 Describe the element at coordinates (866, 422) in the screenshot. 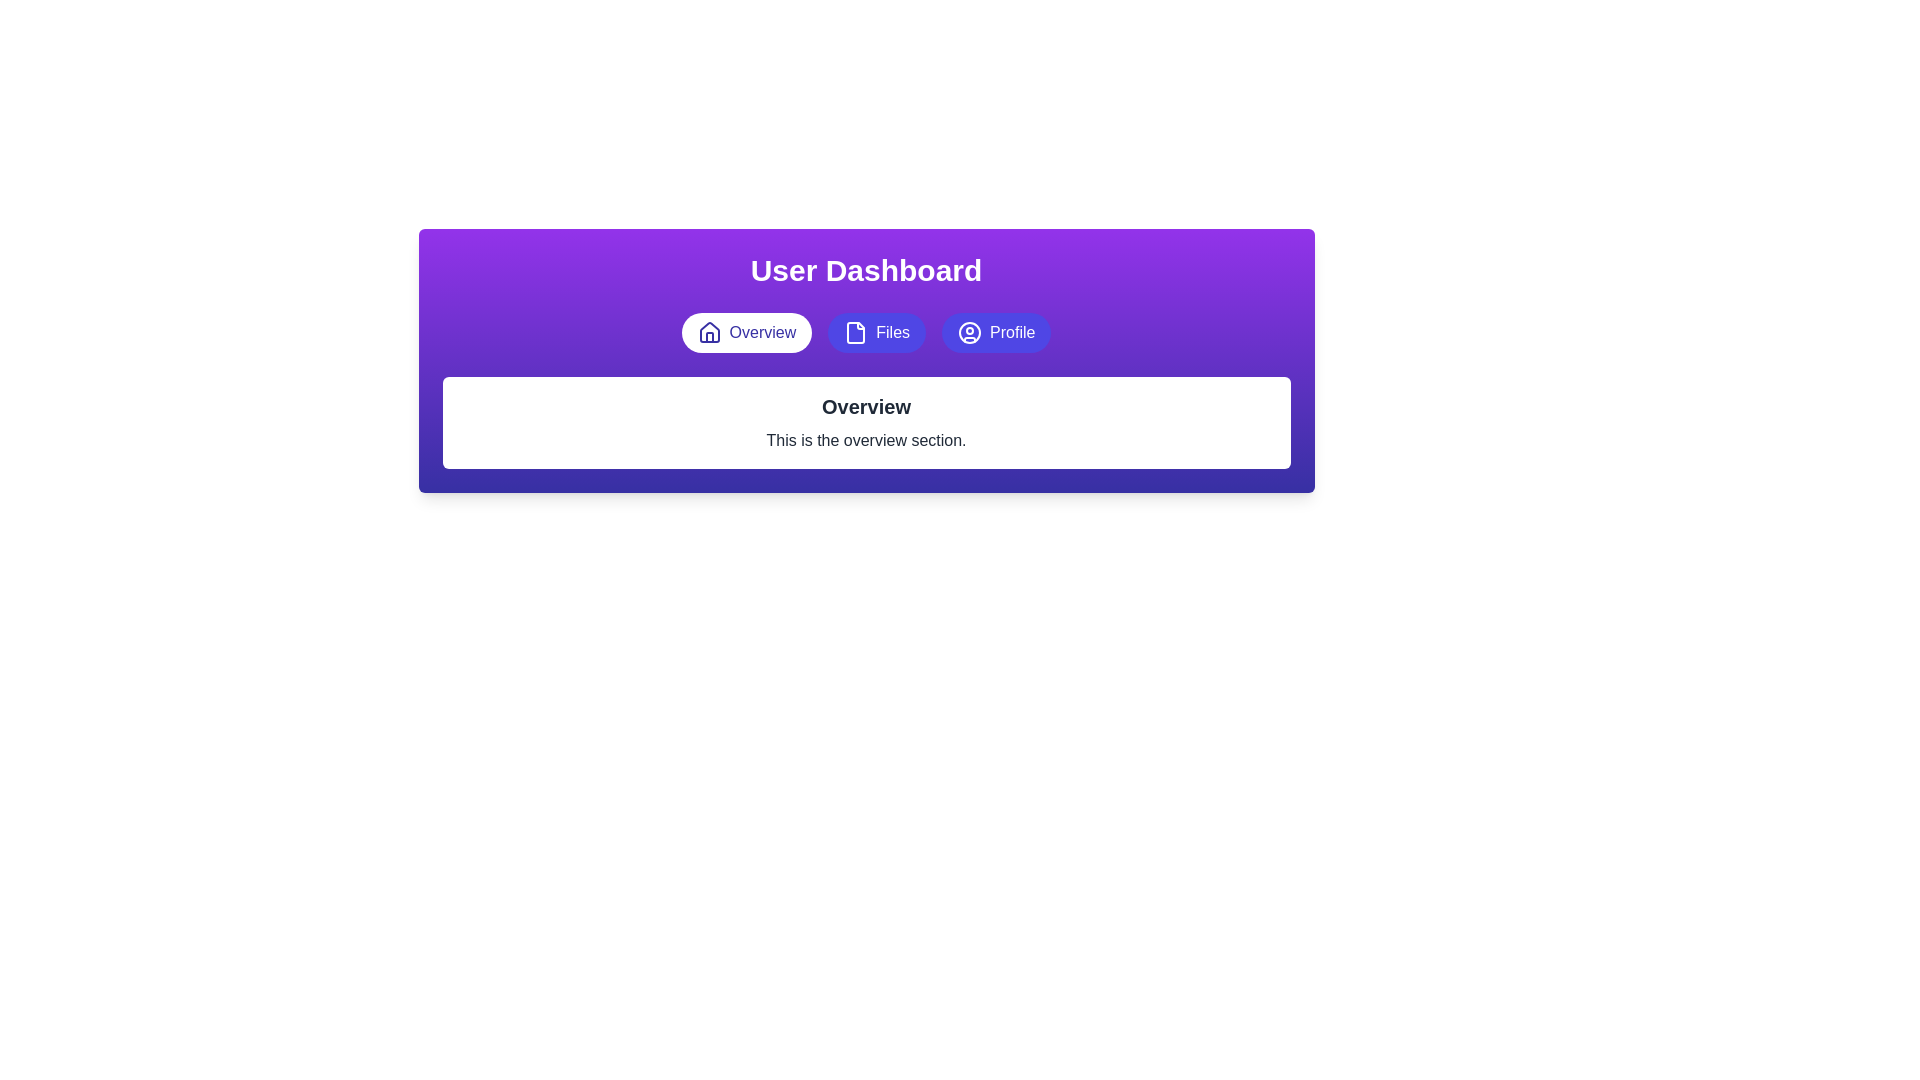

I see `the text block located beneath the navigation segments 'Overview', 'Files', and 'Profile' in the purple-themed dashboard interface` at that location.